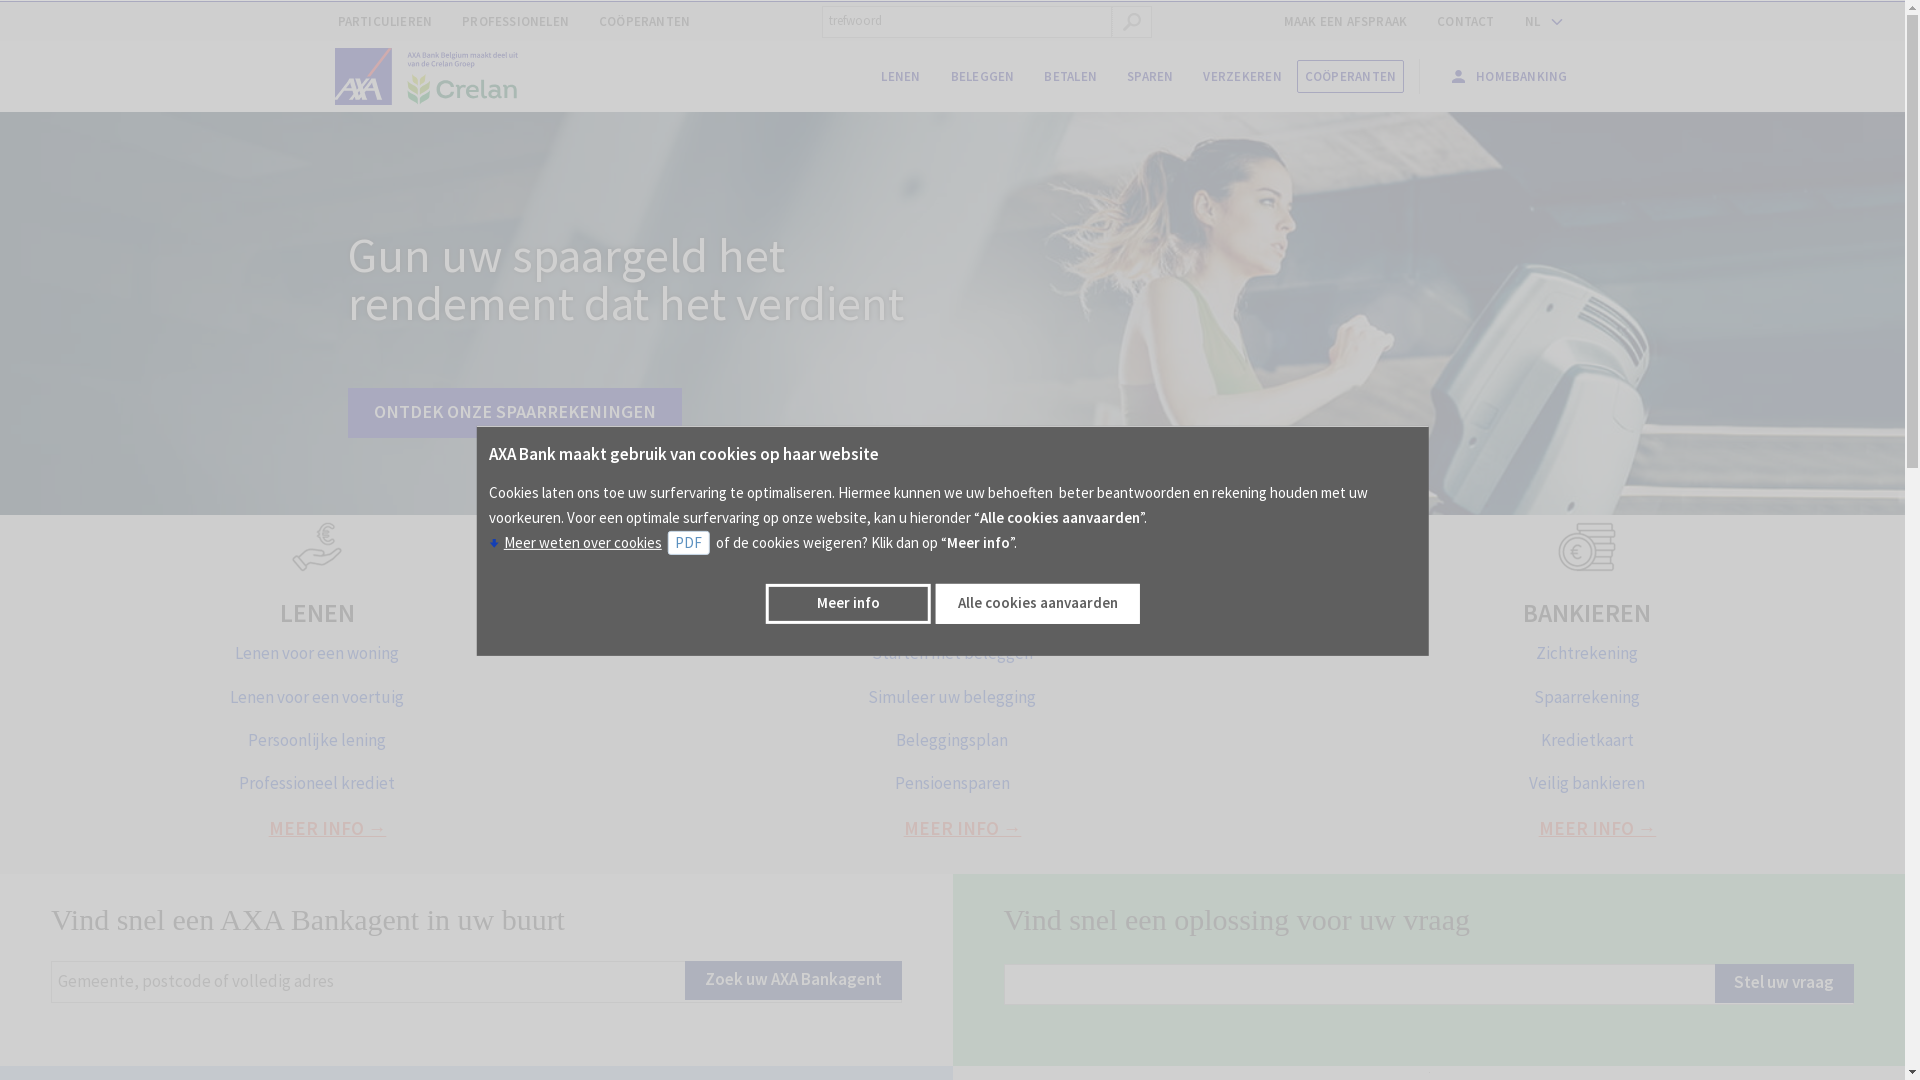 The height and width of the screenshot is (1080, 1920). Describe the element at coordinates (1586, 782) in the screenshot. I see `'Veilig bankieren'` at that location.